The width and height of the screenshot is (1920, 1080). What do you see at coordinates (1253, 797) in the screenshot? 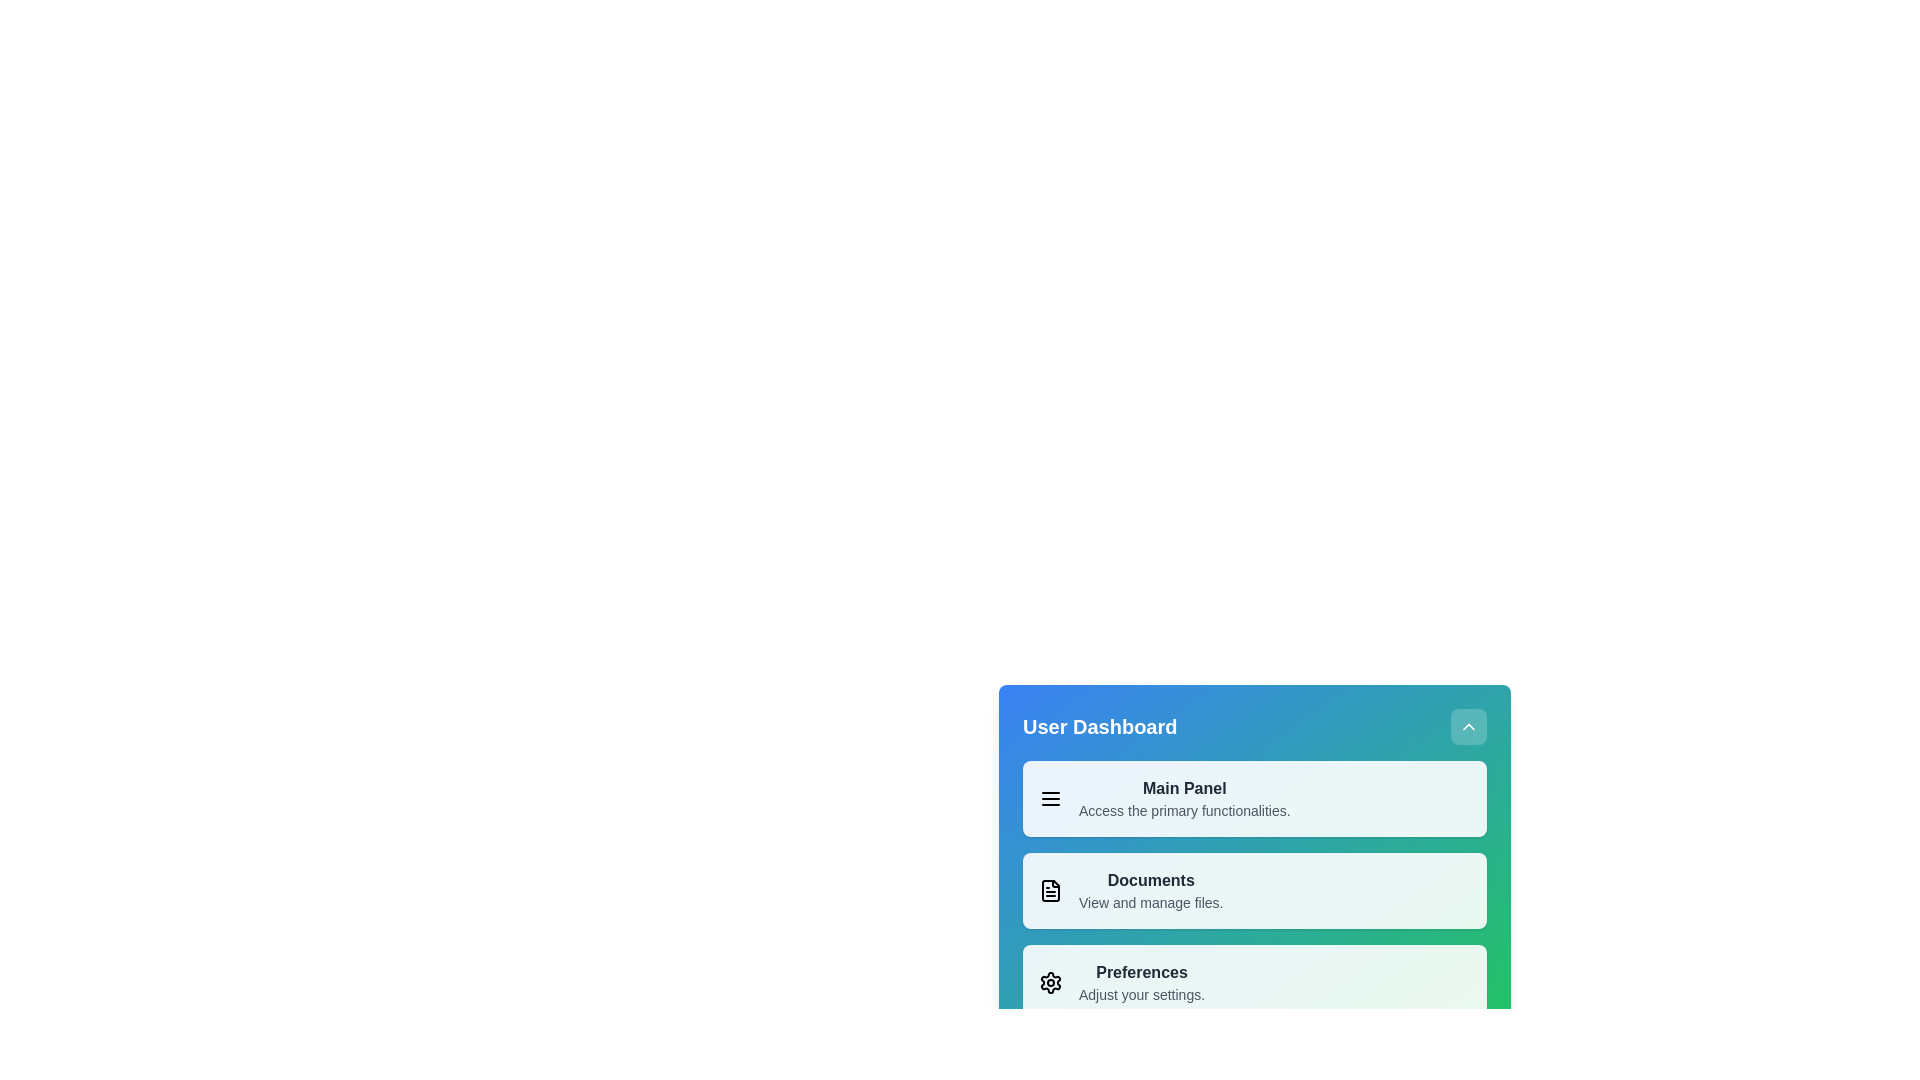
I see `the menu item labeled Main Panel` at bounding box center [1253, 797].